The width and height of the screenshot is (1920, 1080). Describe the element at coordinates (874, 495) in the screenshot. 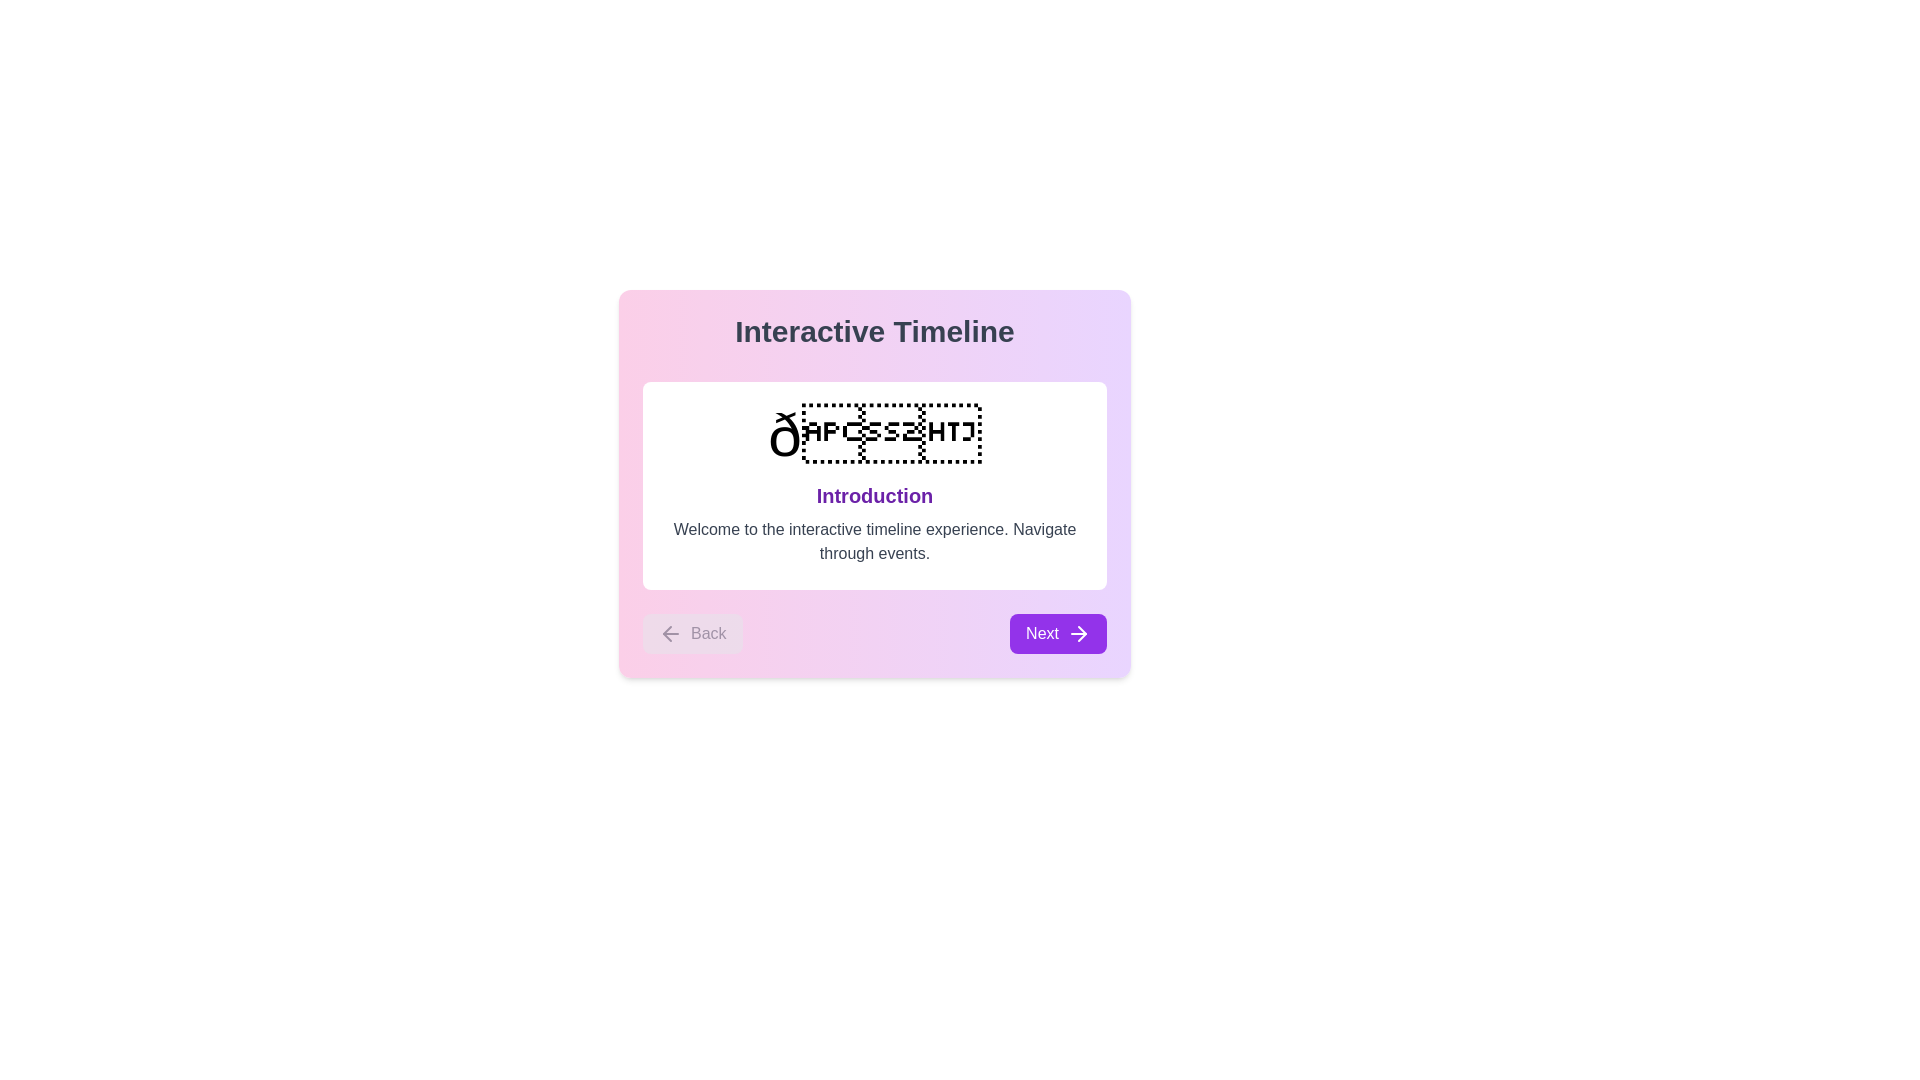

I see `the 'Introduction' text label that is bold, purple, and centrally located within a white rounded rectangular card` at that location.